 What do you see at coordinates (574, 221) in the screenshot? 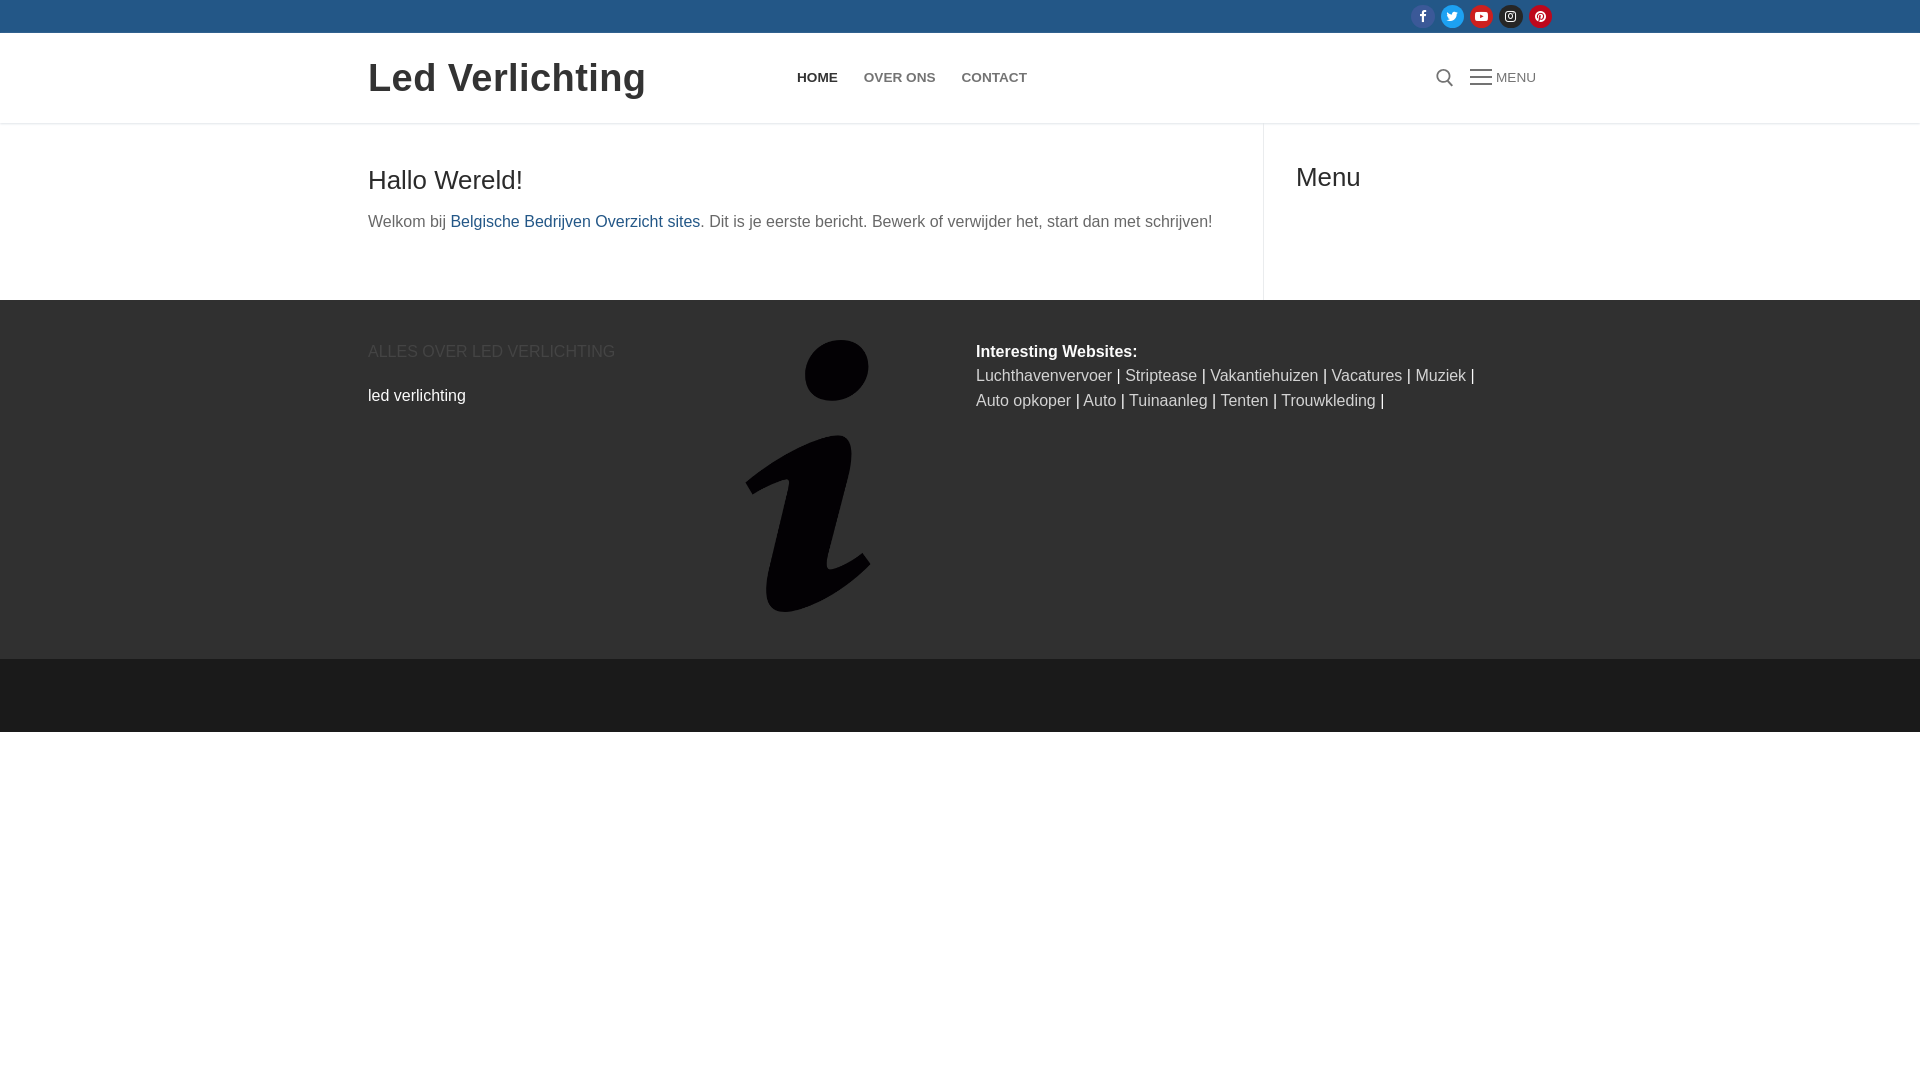
I see `'Belgische Bedrijven Overzicht sites'` at bounding box center [574, 221].